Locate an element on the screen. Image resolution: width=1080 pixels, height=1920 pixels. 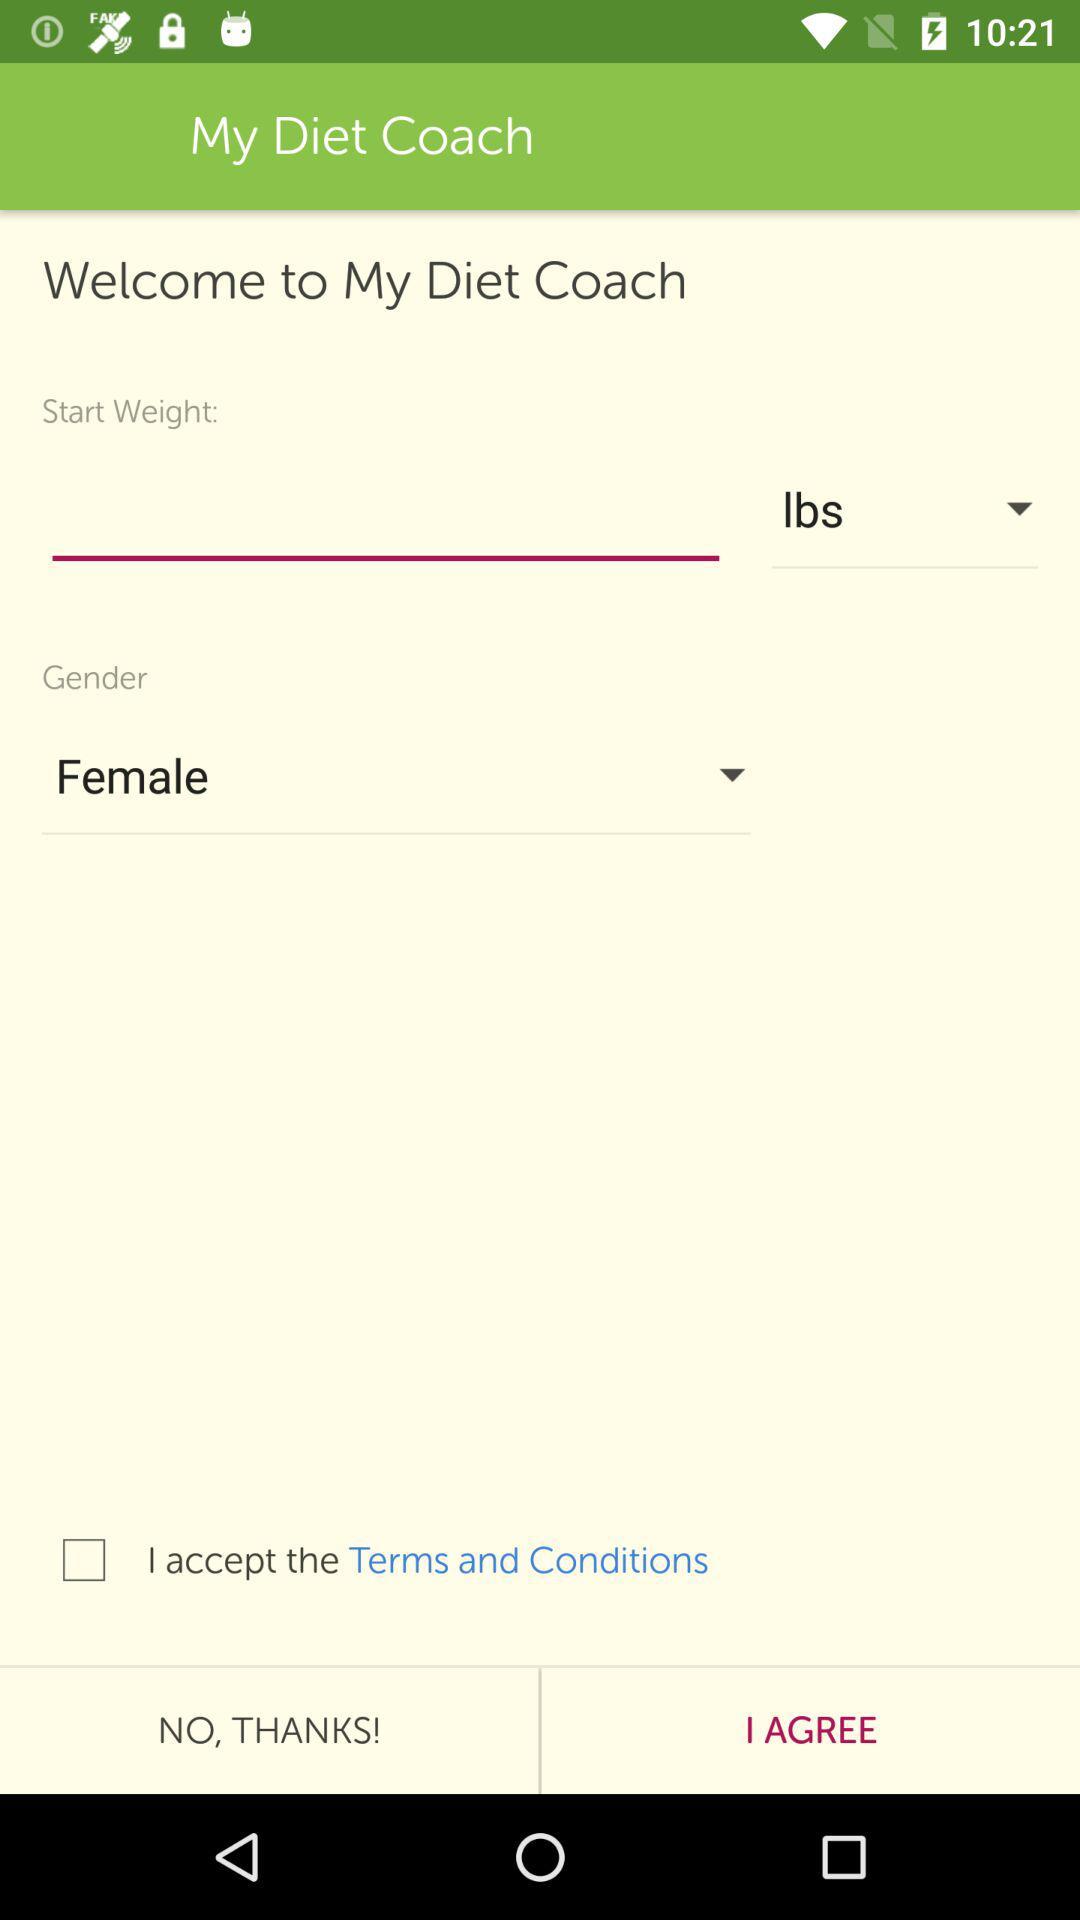
the no, thanks! is located at coordinates (268, 1730).